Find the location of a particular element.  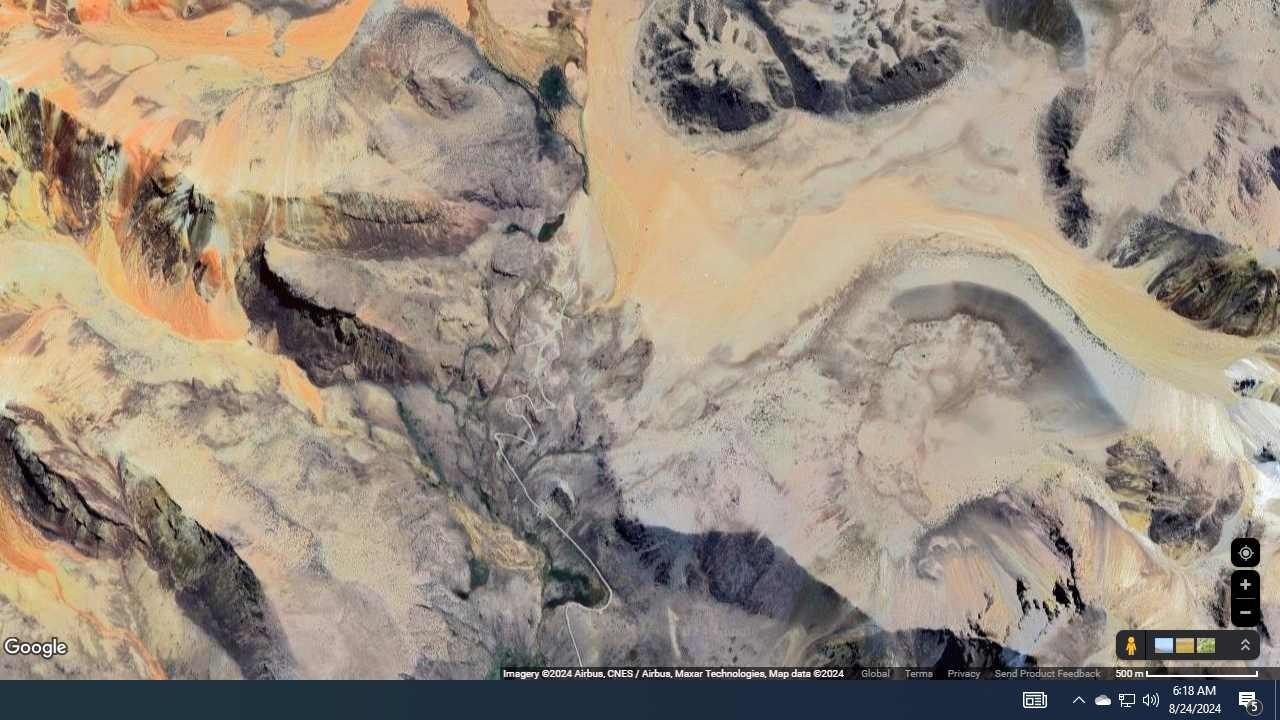

'Show Street View coverage' is located at coordinates (1130, 645).